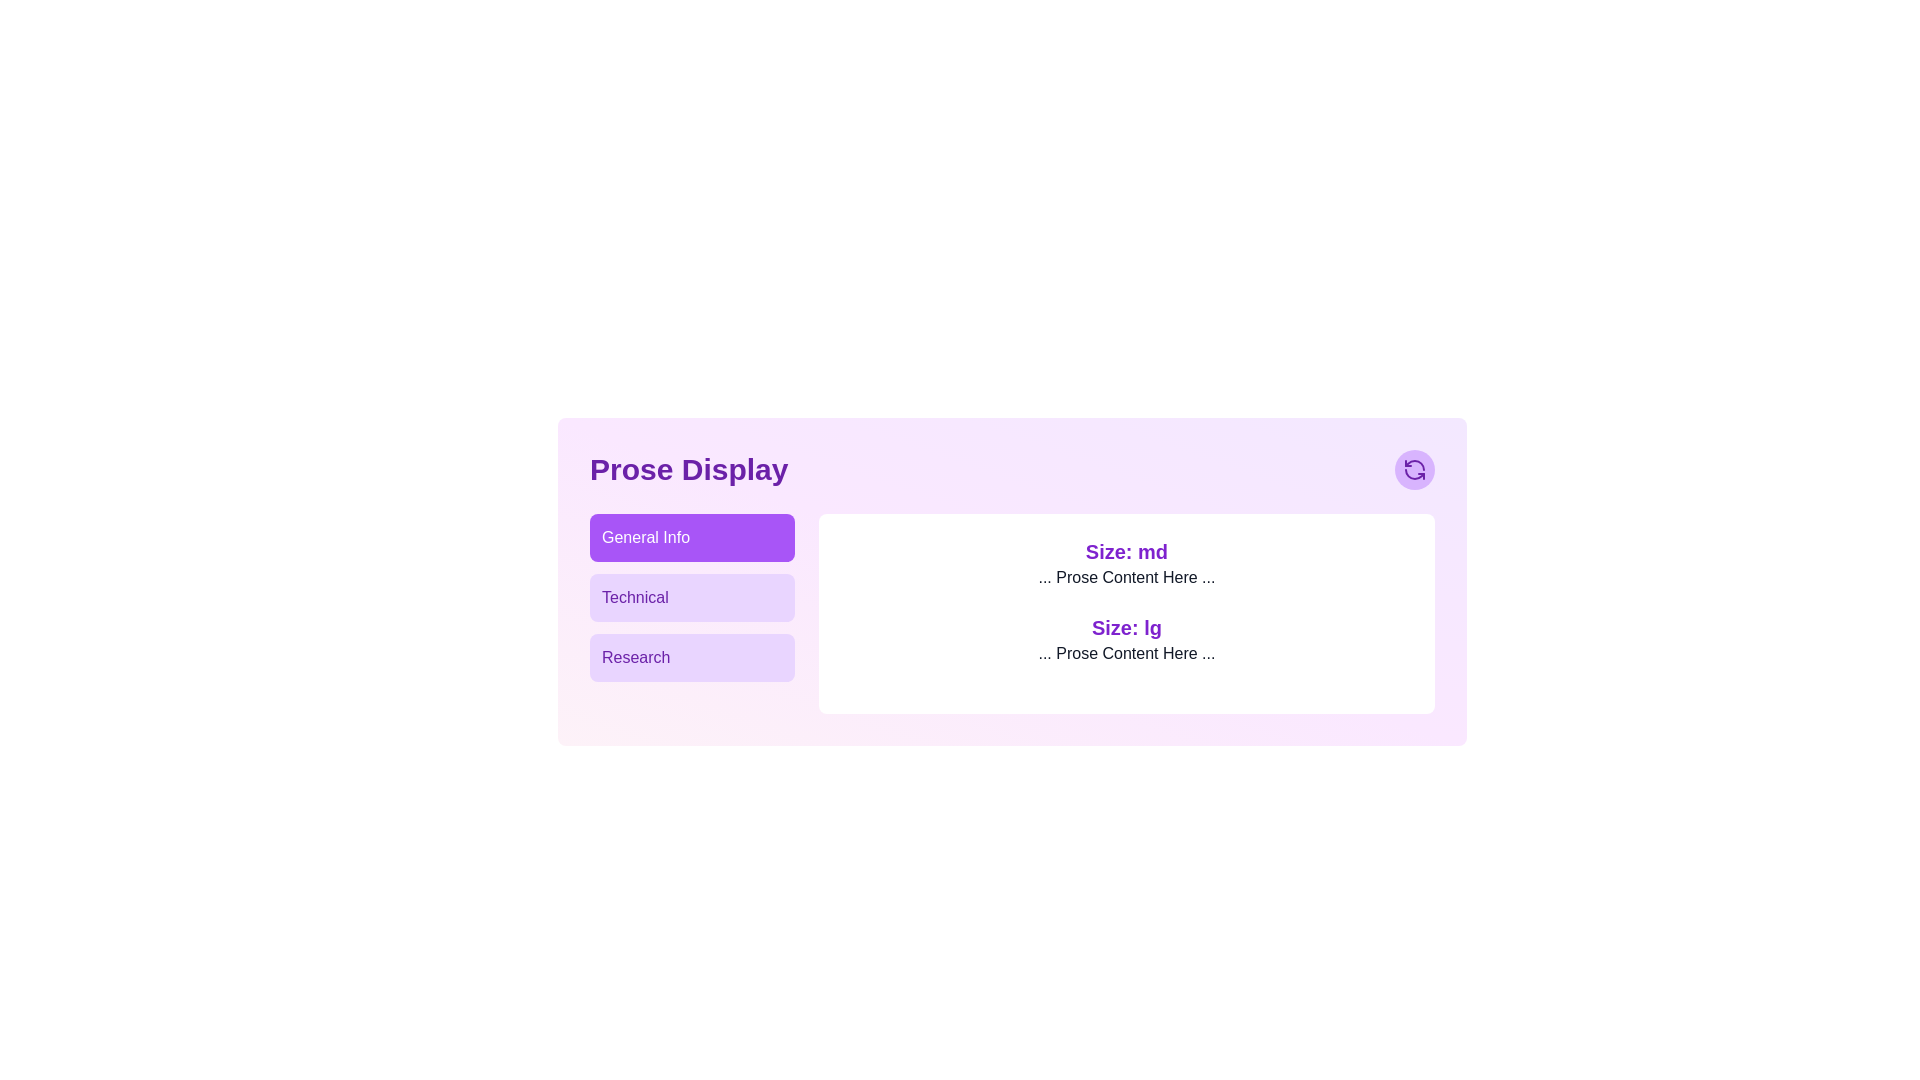 The image size is (1920, 1080). Describe the element at coordinates (1127, 627) in the screenshot. I see `the static text element that displays 'Size: lg', which is styled prominently in bold purple font and located below 'Size: md'` at that location.